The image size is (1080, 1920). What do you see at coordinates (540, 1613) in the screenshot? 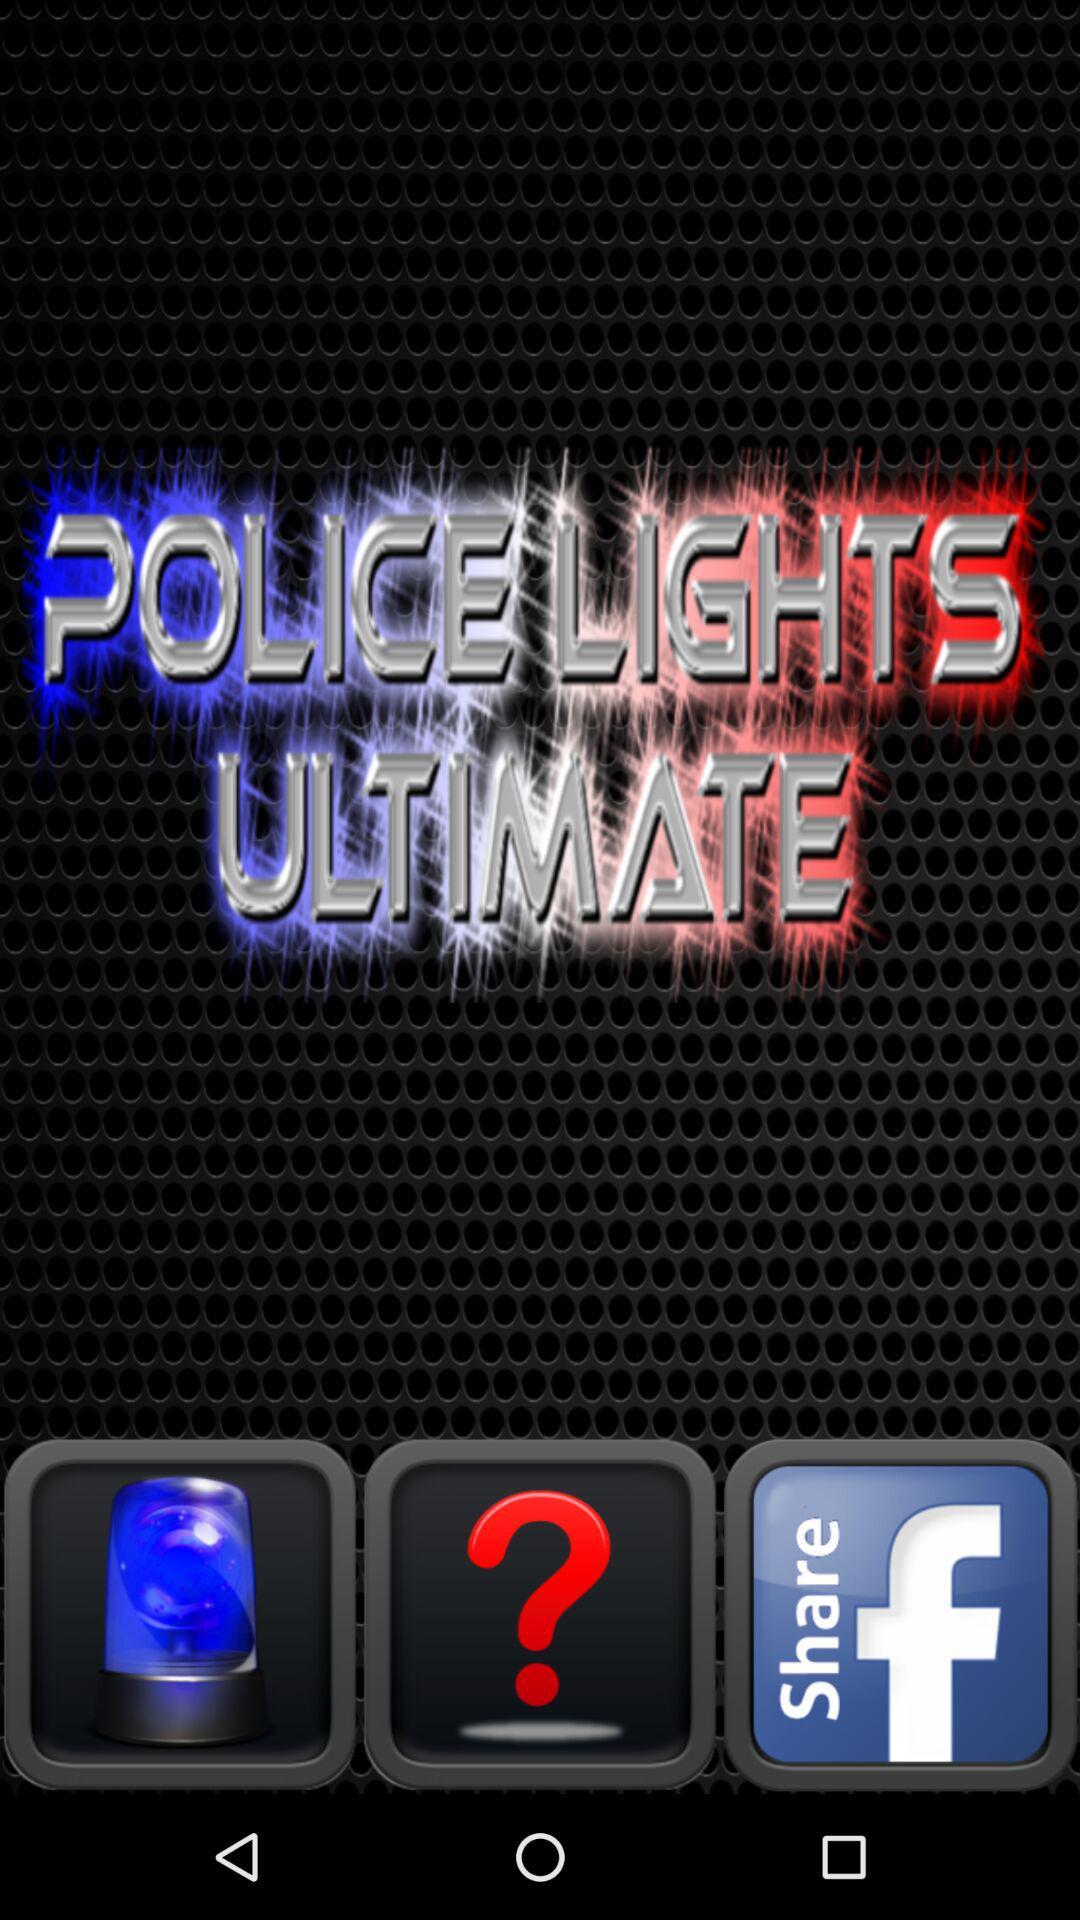
I see `help section` at bounding box center [540, 1613].